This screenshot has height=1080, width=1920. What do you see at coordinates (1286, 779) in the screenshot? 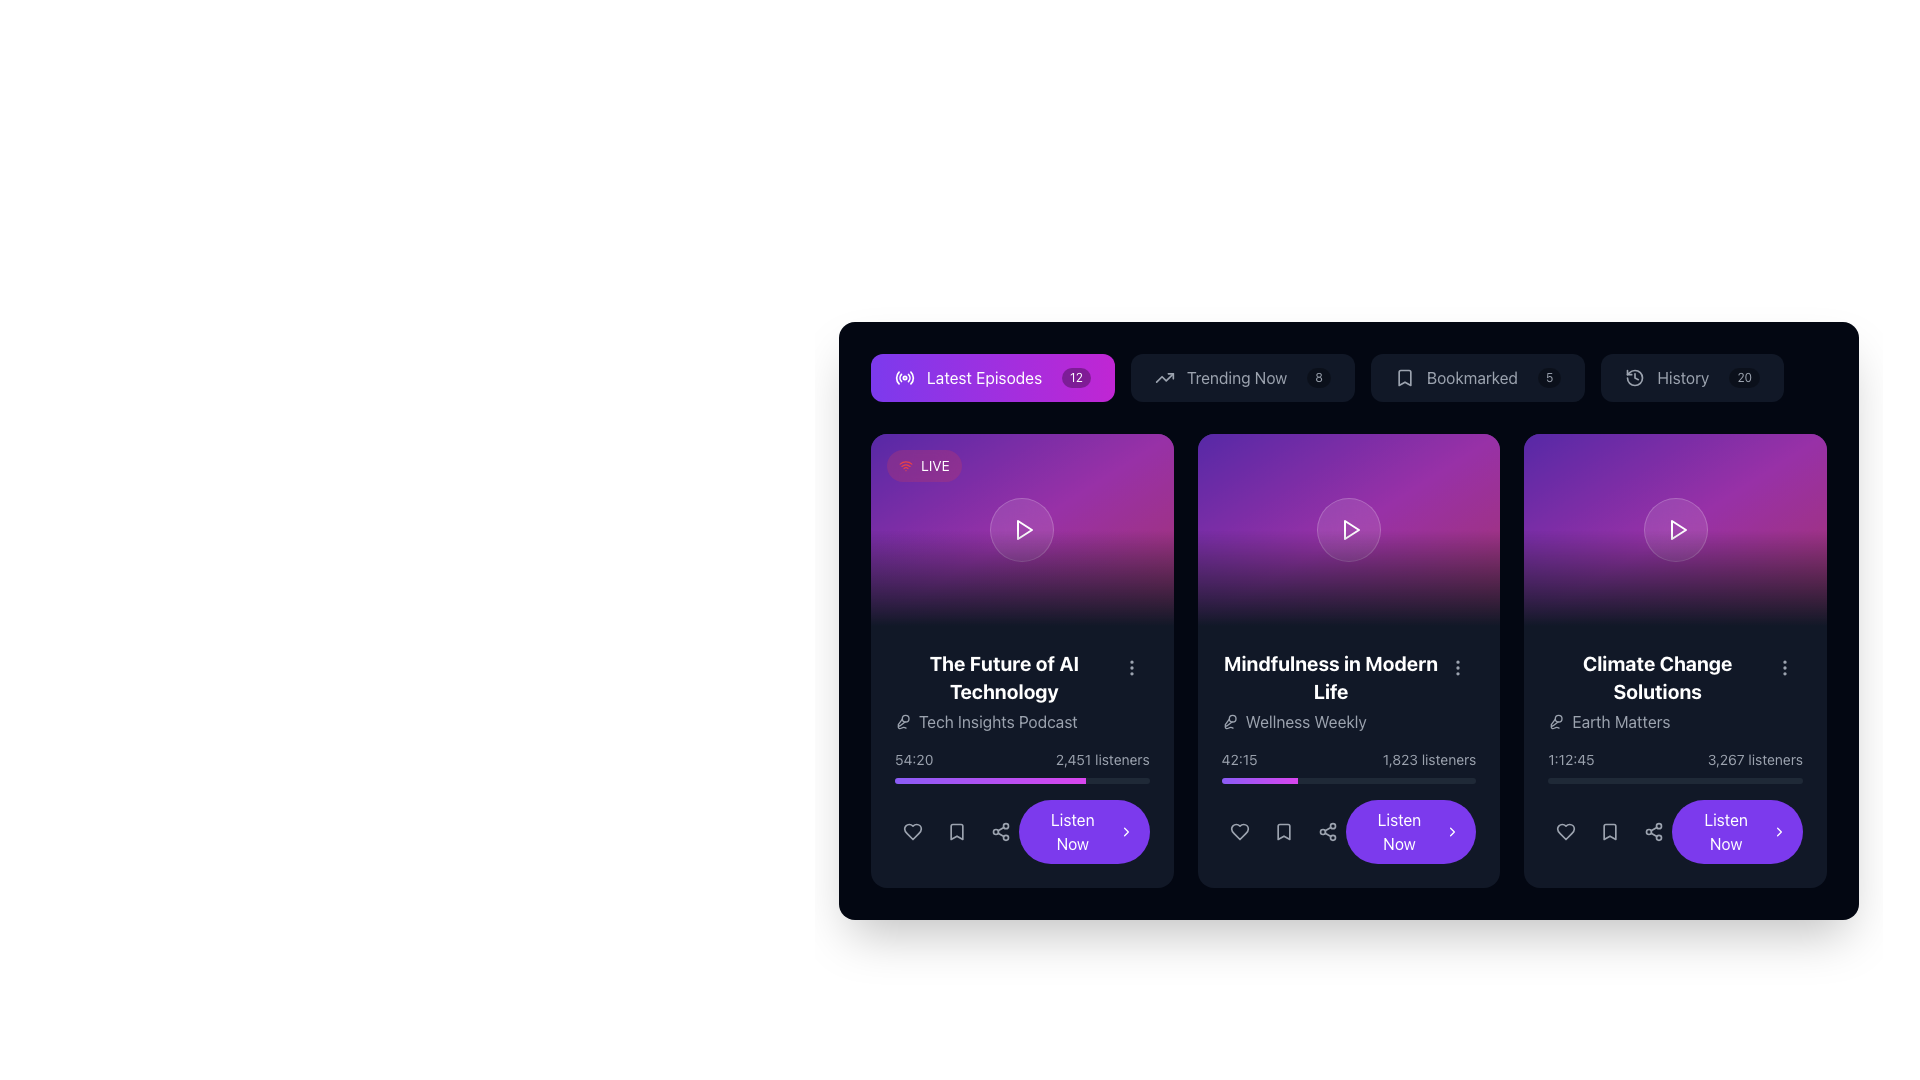
I see `progress` at bounding box center [1286, 779].